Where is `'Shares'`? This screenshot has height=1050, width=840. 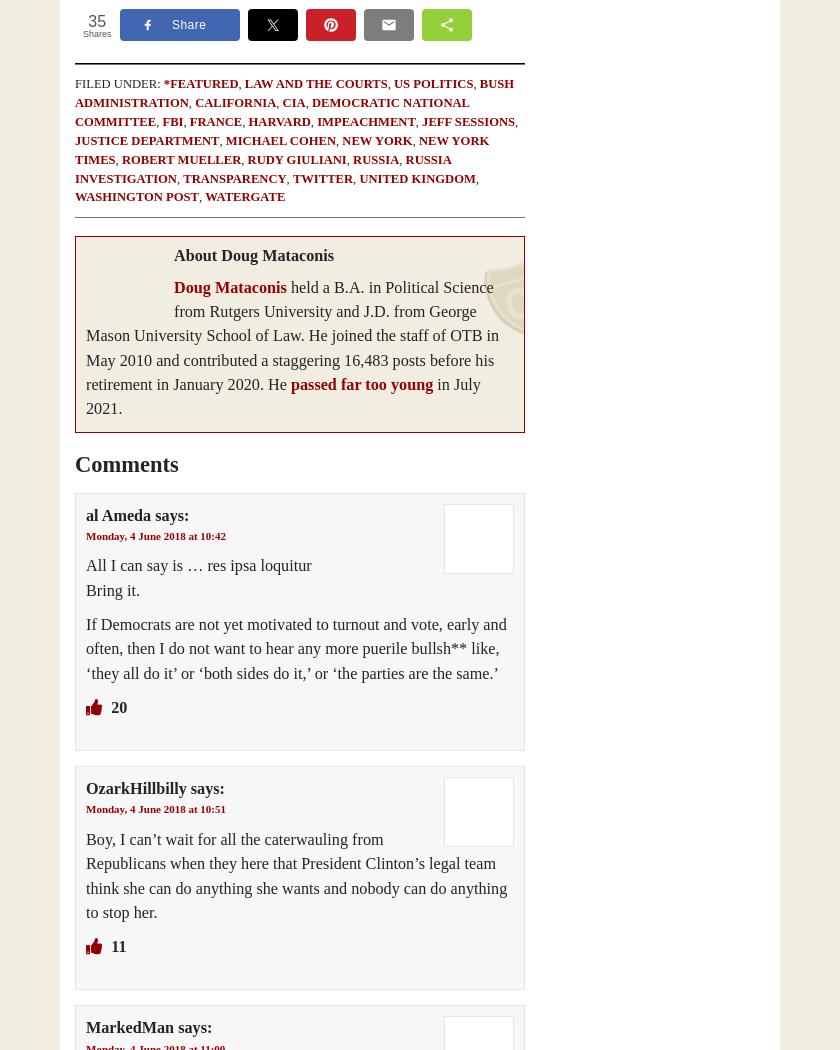
'Shares' is located at coordinates (97, 34).